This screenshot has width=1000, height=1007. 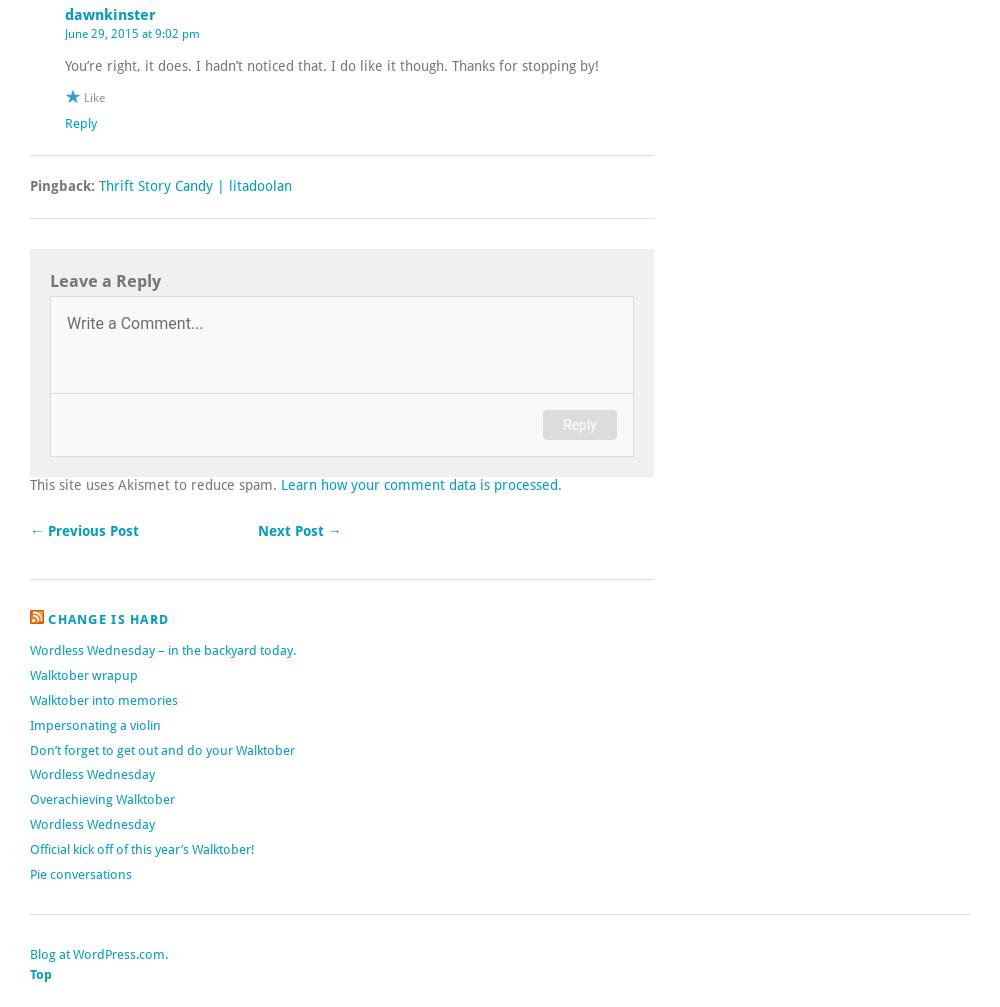 I want to click on 'You’re right, it does.  I hadn’t noticed that.  I do like it though.  Thanks for stopping by!', so click(x=331, y=64).